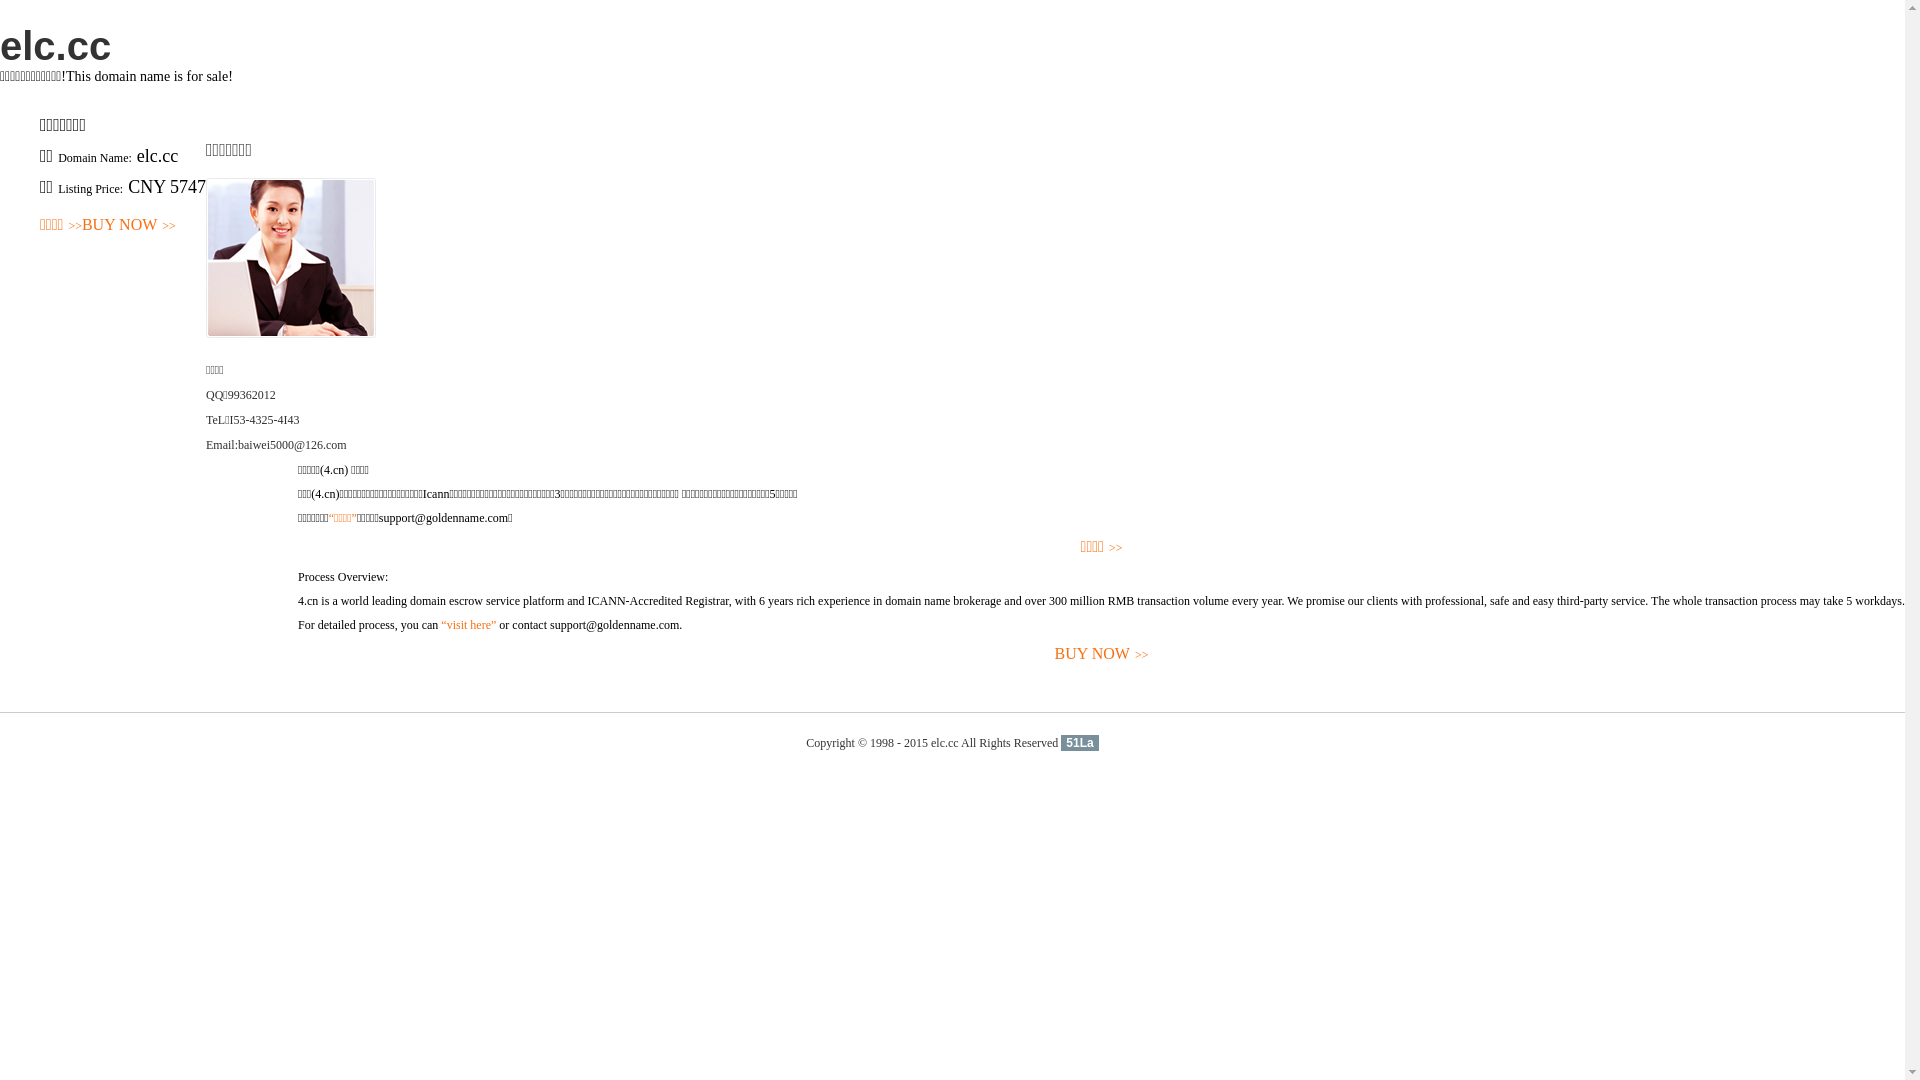 Image resolution: width=1920 pixels, height=1080 pixels. What do you see at coordinates (1100, 654) in the screenshot?
I see `'BUY NOW>>'` at bounding box center [1100, 654].